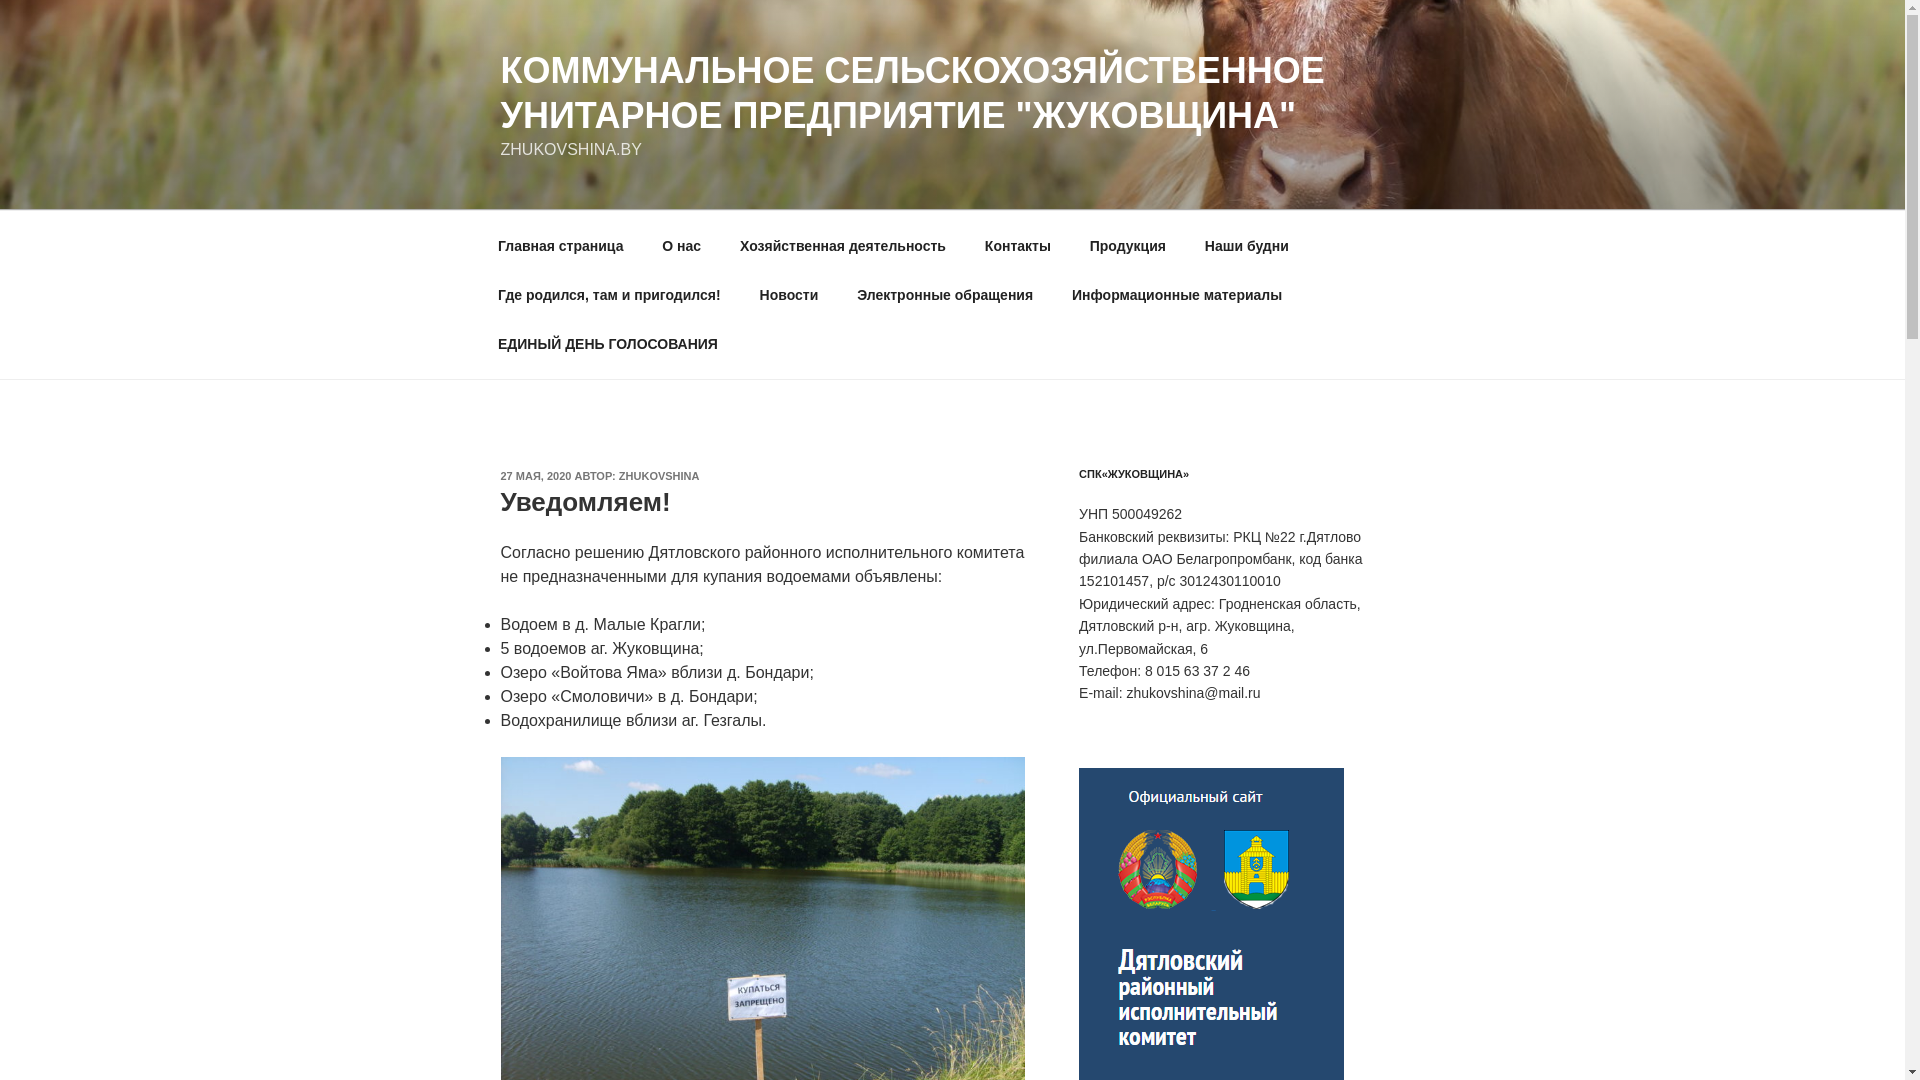  Describe the element at coordinates (659, 475) in the screenshot. I see `'ZHUKOVSHINA'` at that location.